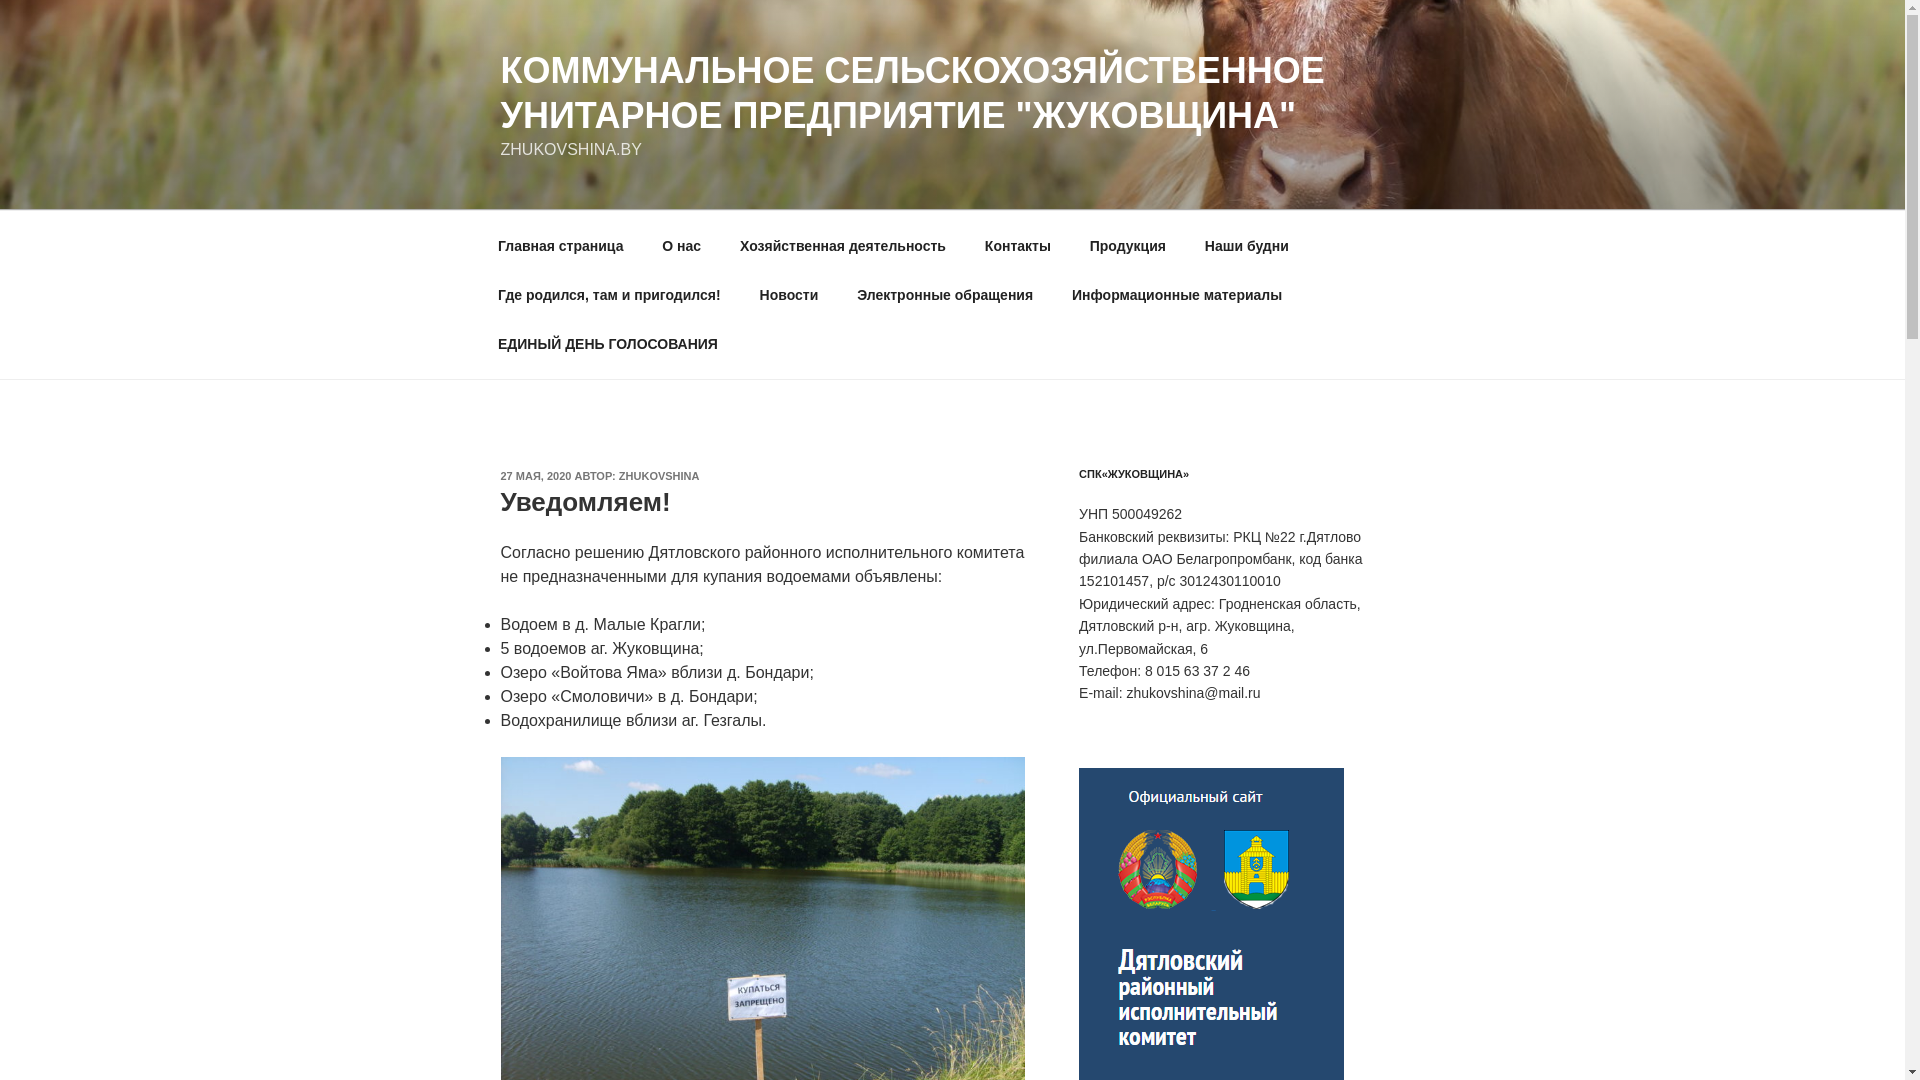  Describe the element at coordinates (659, 475) in the screenshot. I see `'ZHUKOVSHINA'` at that location.